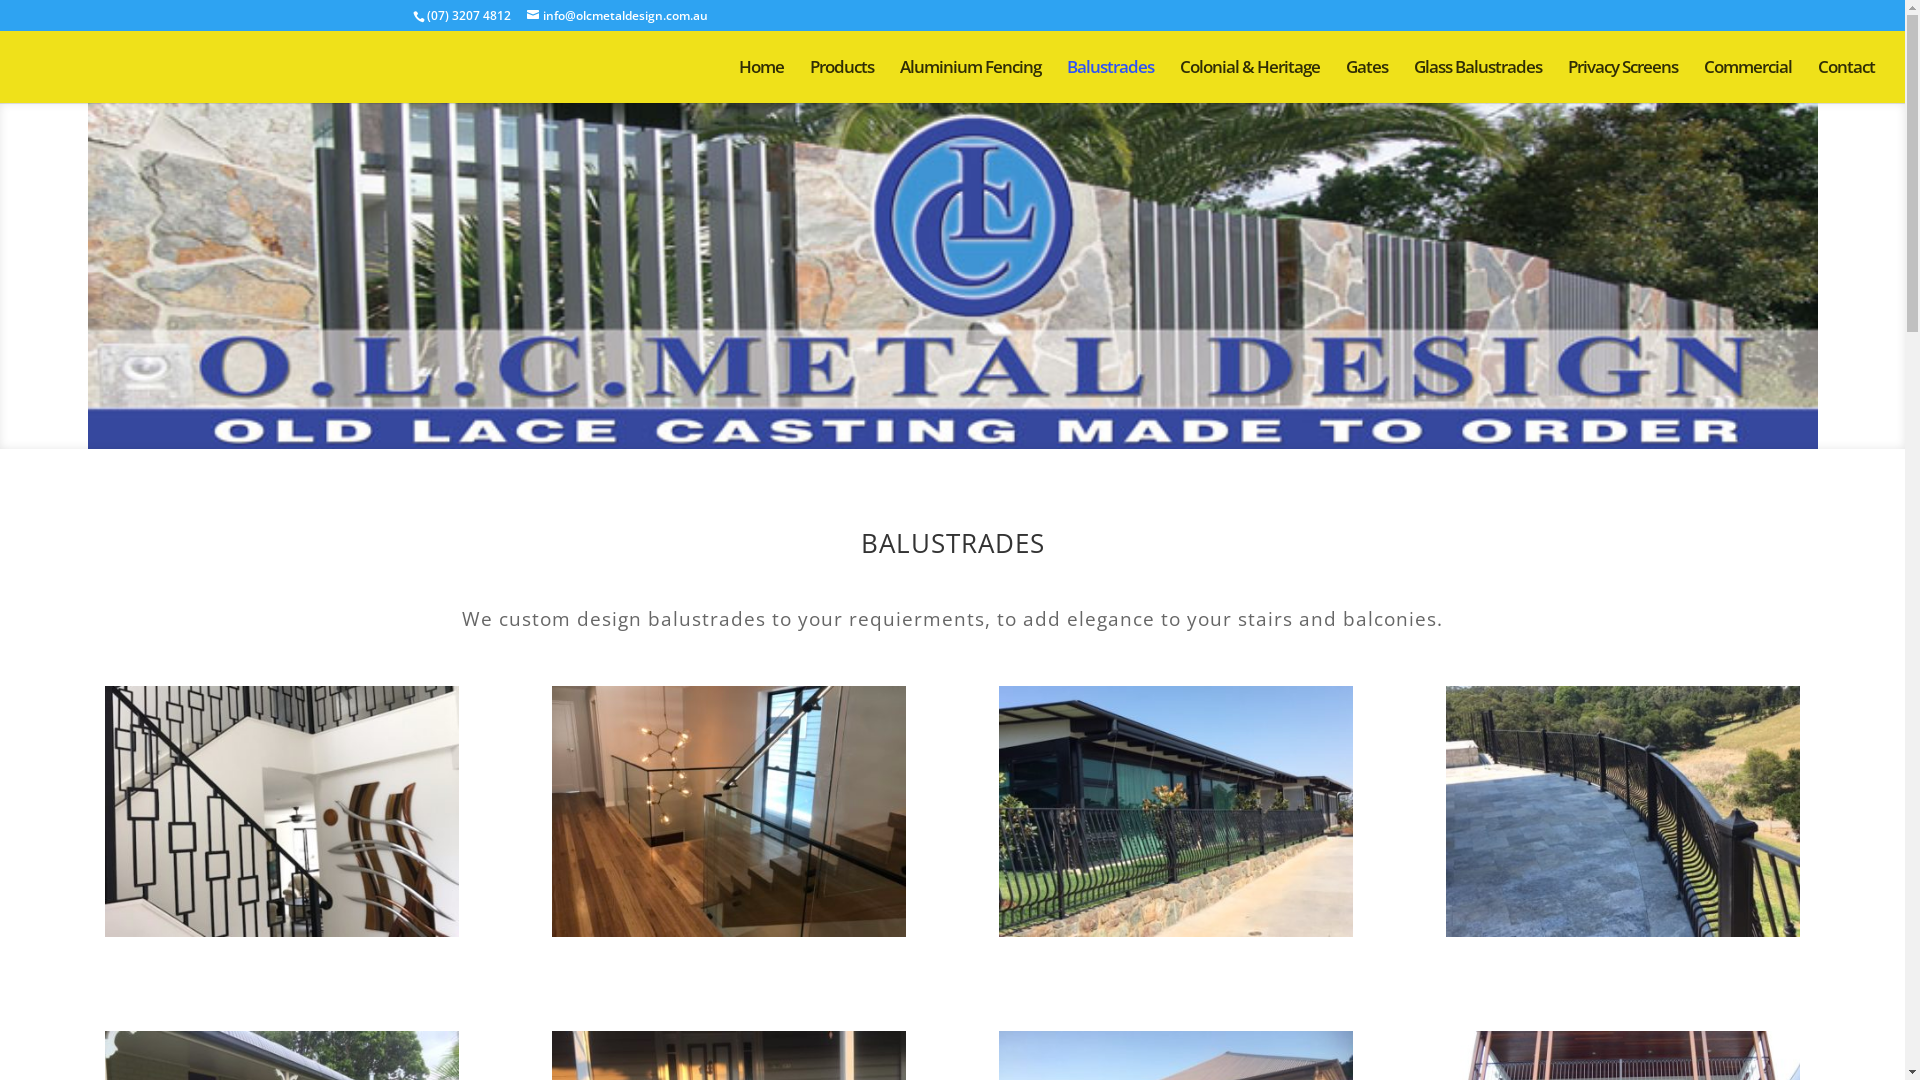 The height and width of the screenshot is (1080, 1920). What do you see at coordinates (1345, 80) in the screenshot?
I see `'Gates'` at bounding box center [1345, 80].